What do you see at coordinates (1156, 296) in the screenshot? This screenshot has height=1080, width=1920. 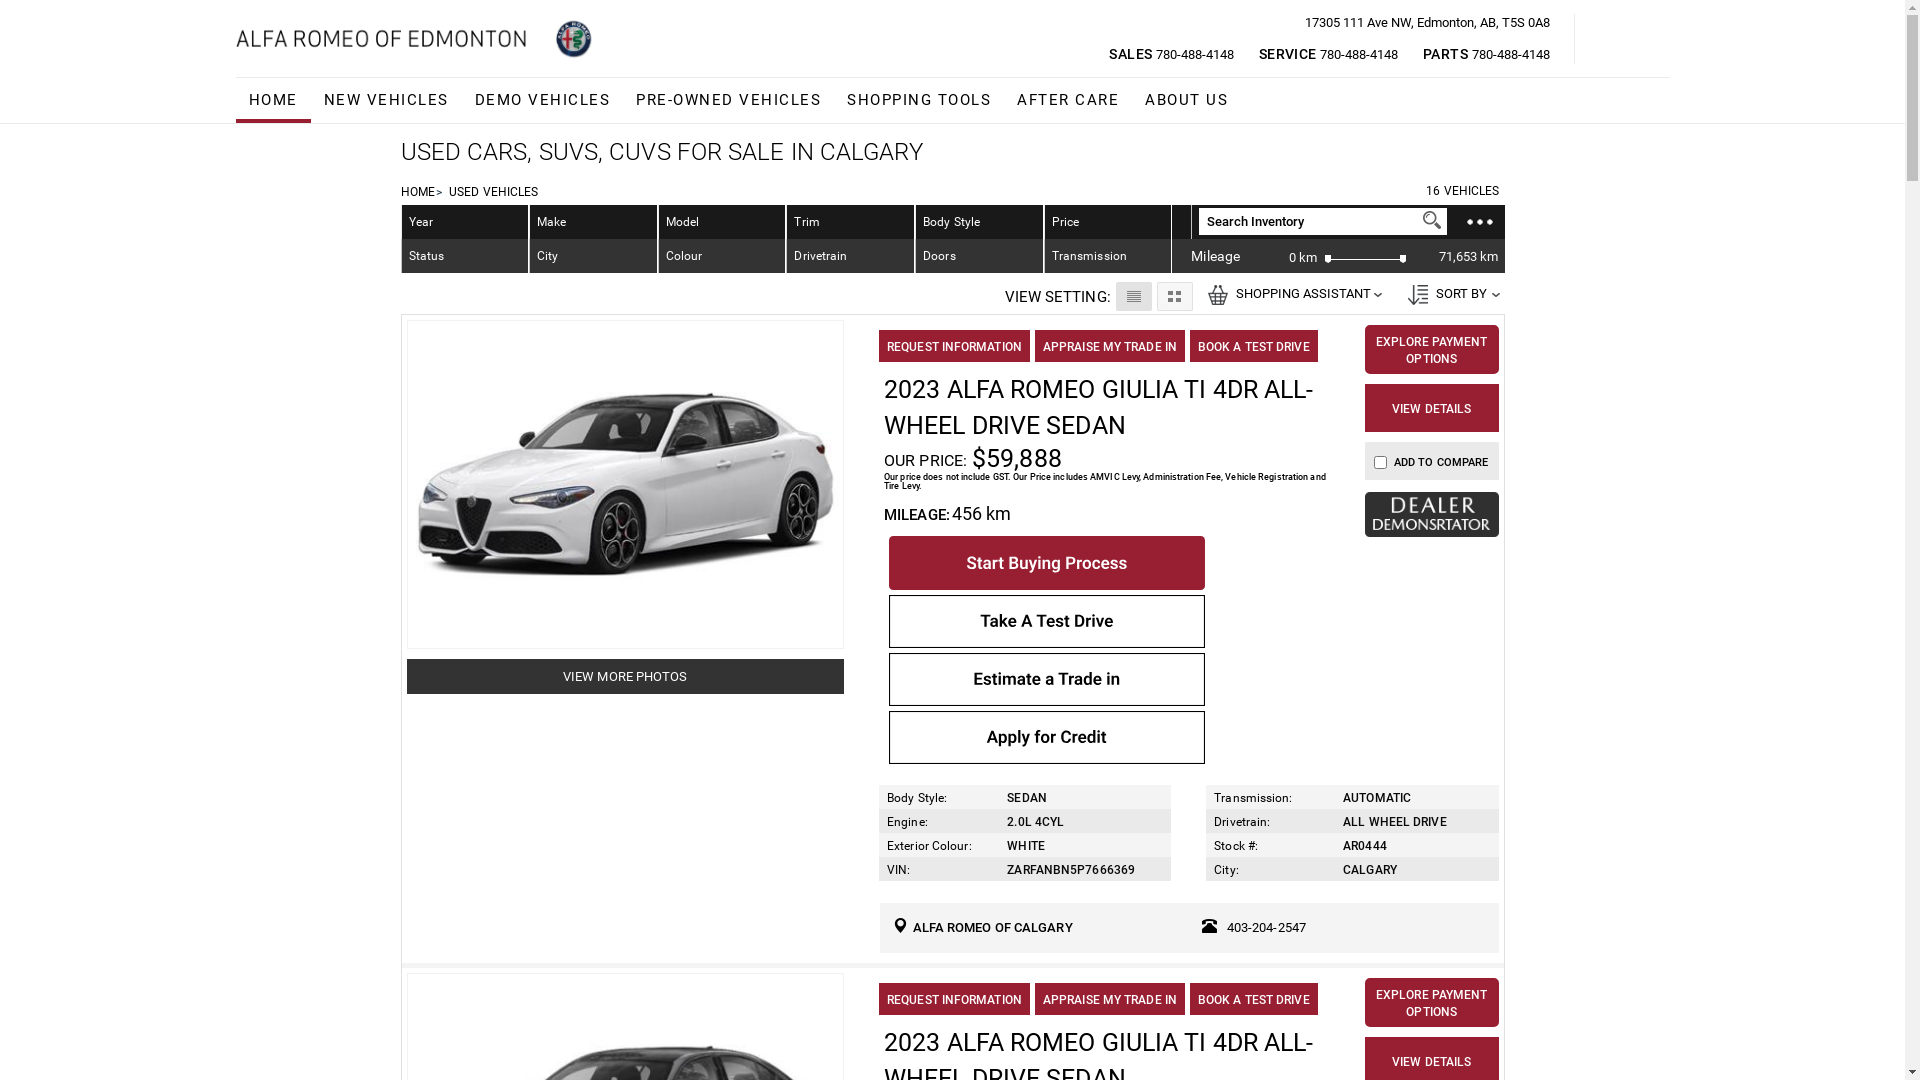 I see `'Grid View'` at bounding box center [1156, 296].